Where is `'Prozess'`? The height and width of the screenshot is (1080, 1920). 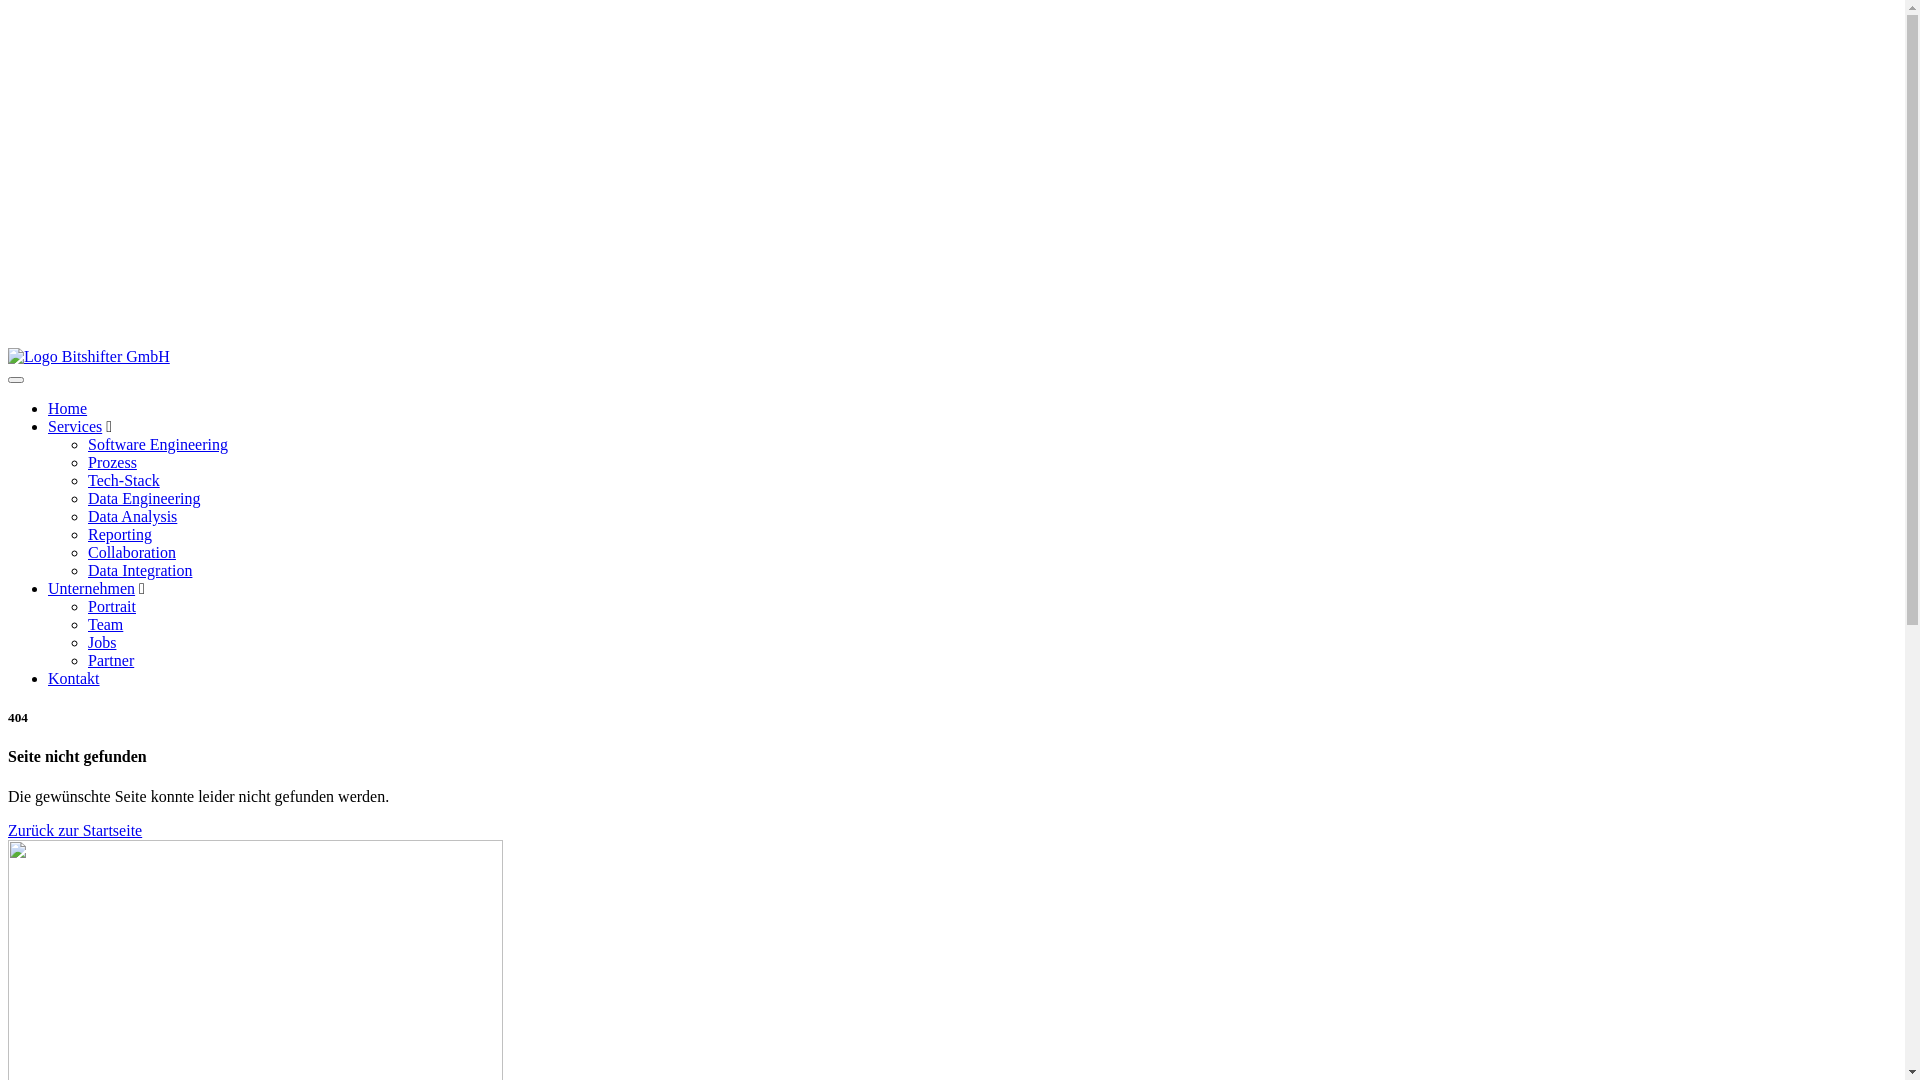 'Prozess' is located at coordinates (111, 462).